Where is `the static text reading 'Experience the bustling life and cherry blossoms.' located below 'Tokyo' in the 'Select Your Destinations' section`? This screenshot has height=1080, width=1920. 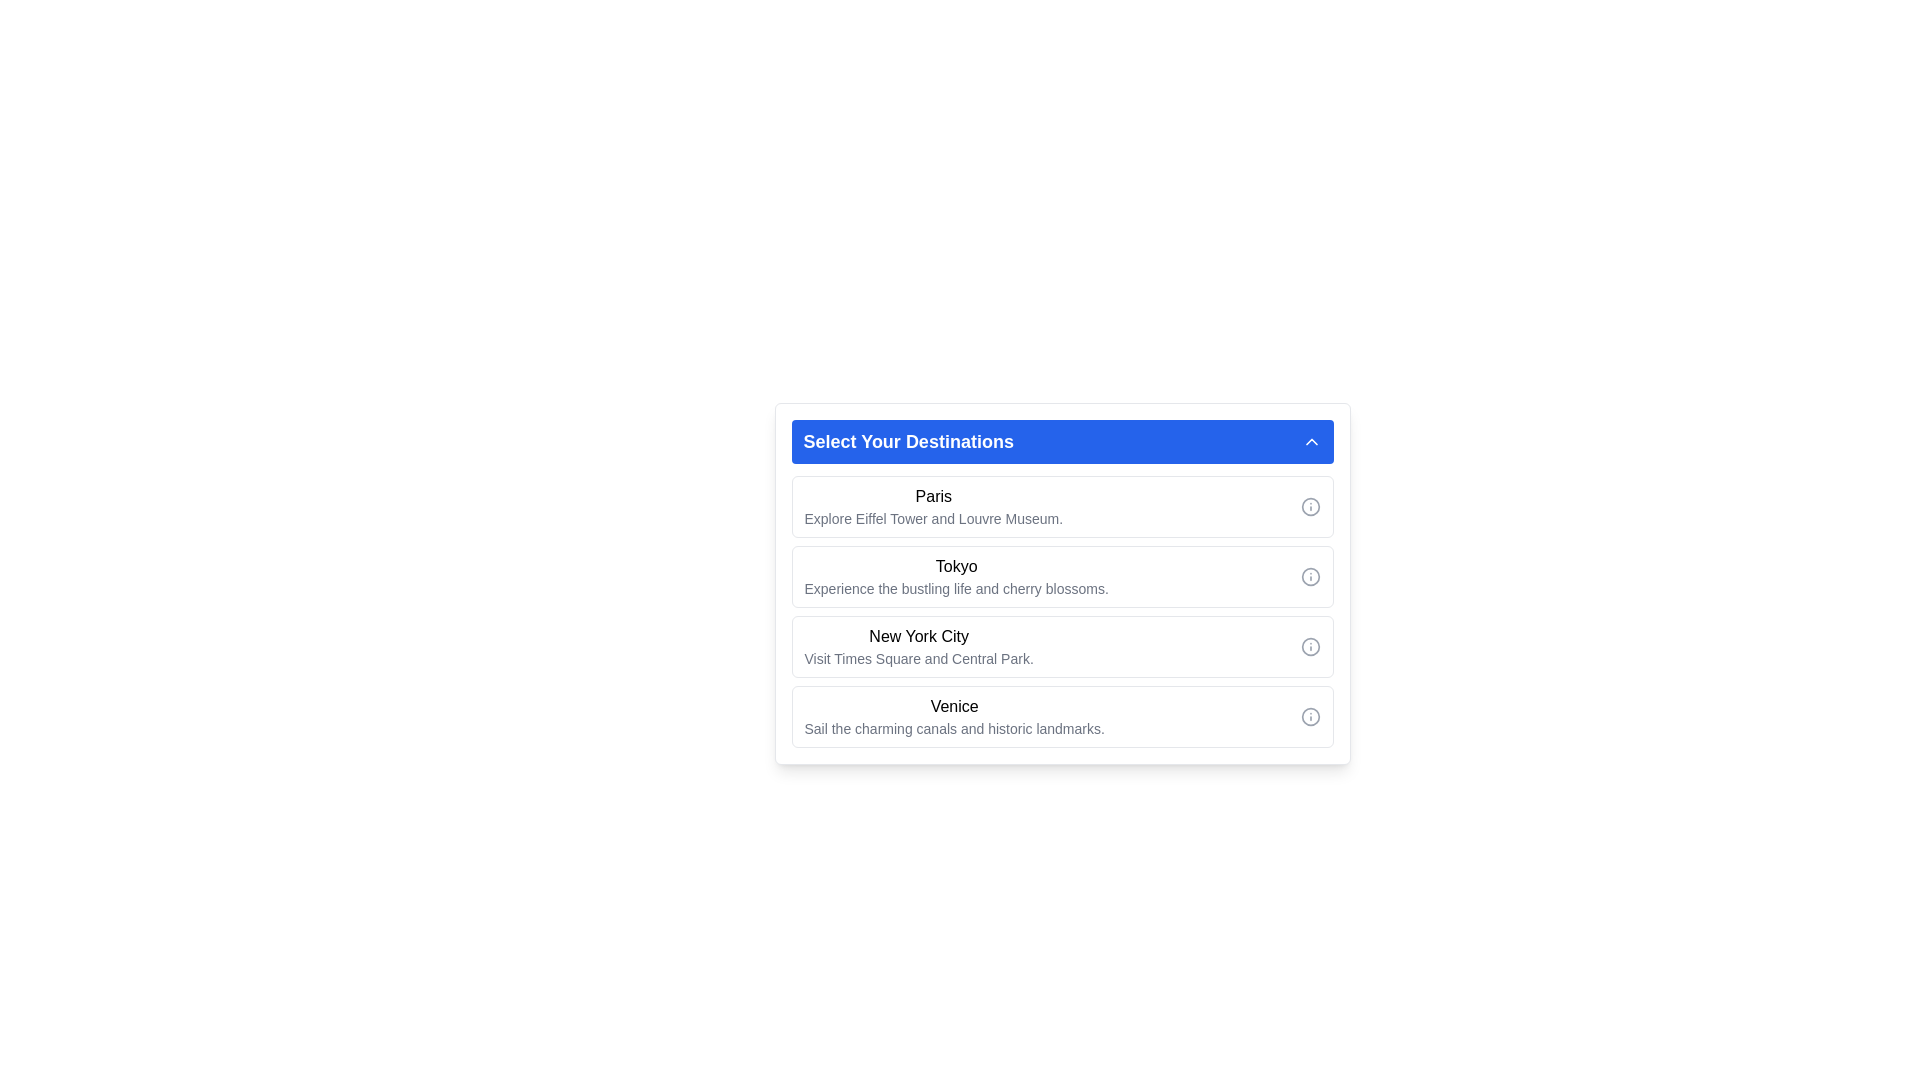
the static text reading 'Experience the bustling life and cherry blossoms.' located below 'Tokyo' in the 'Select Your Destinations' section is located at coordinates (955, 588).